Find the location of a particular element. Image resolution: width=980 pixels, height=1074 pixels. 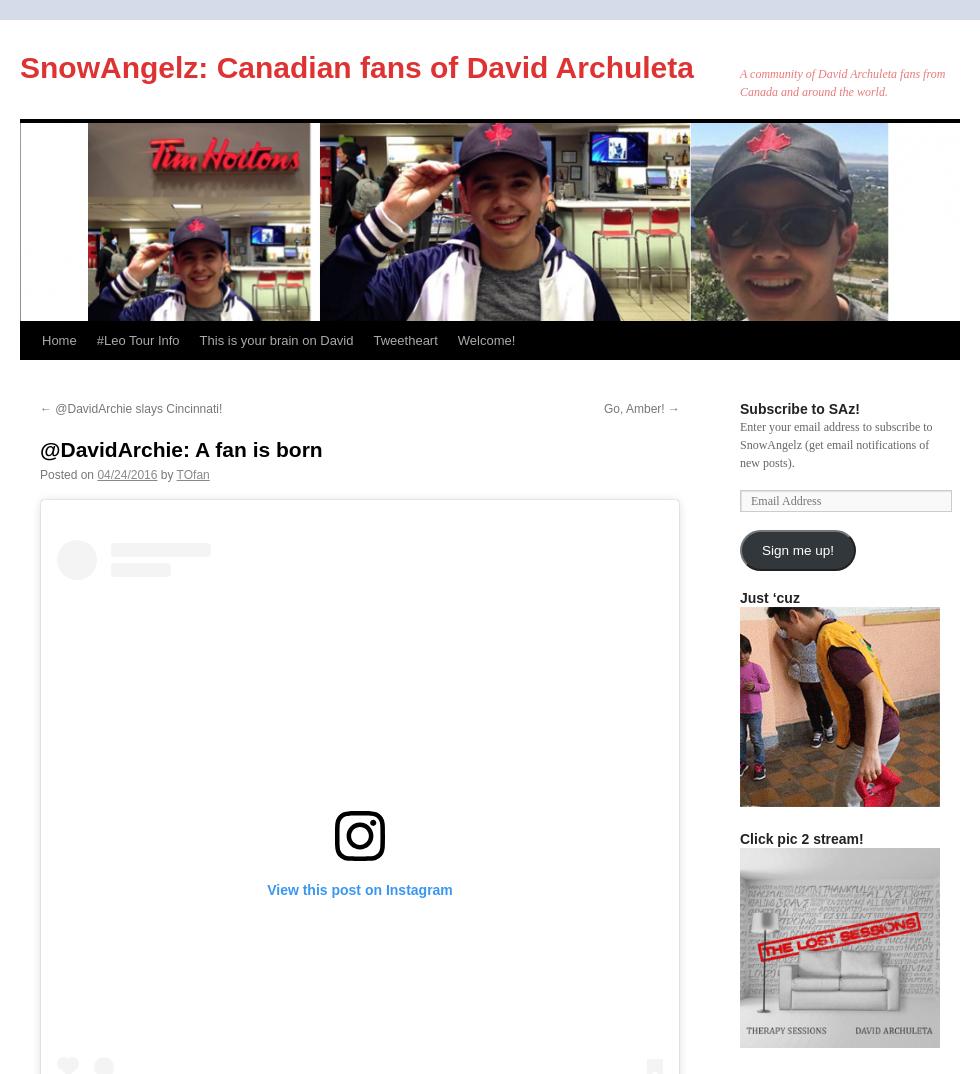

'Enter your email address to subscribe to SnowAngelz (get email notifications of new posts).' is located at coordinates (836, 443).